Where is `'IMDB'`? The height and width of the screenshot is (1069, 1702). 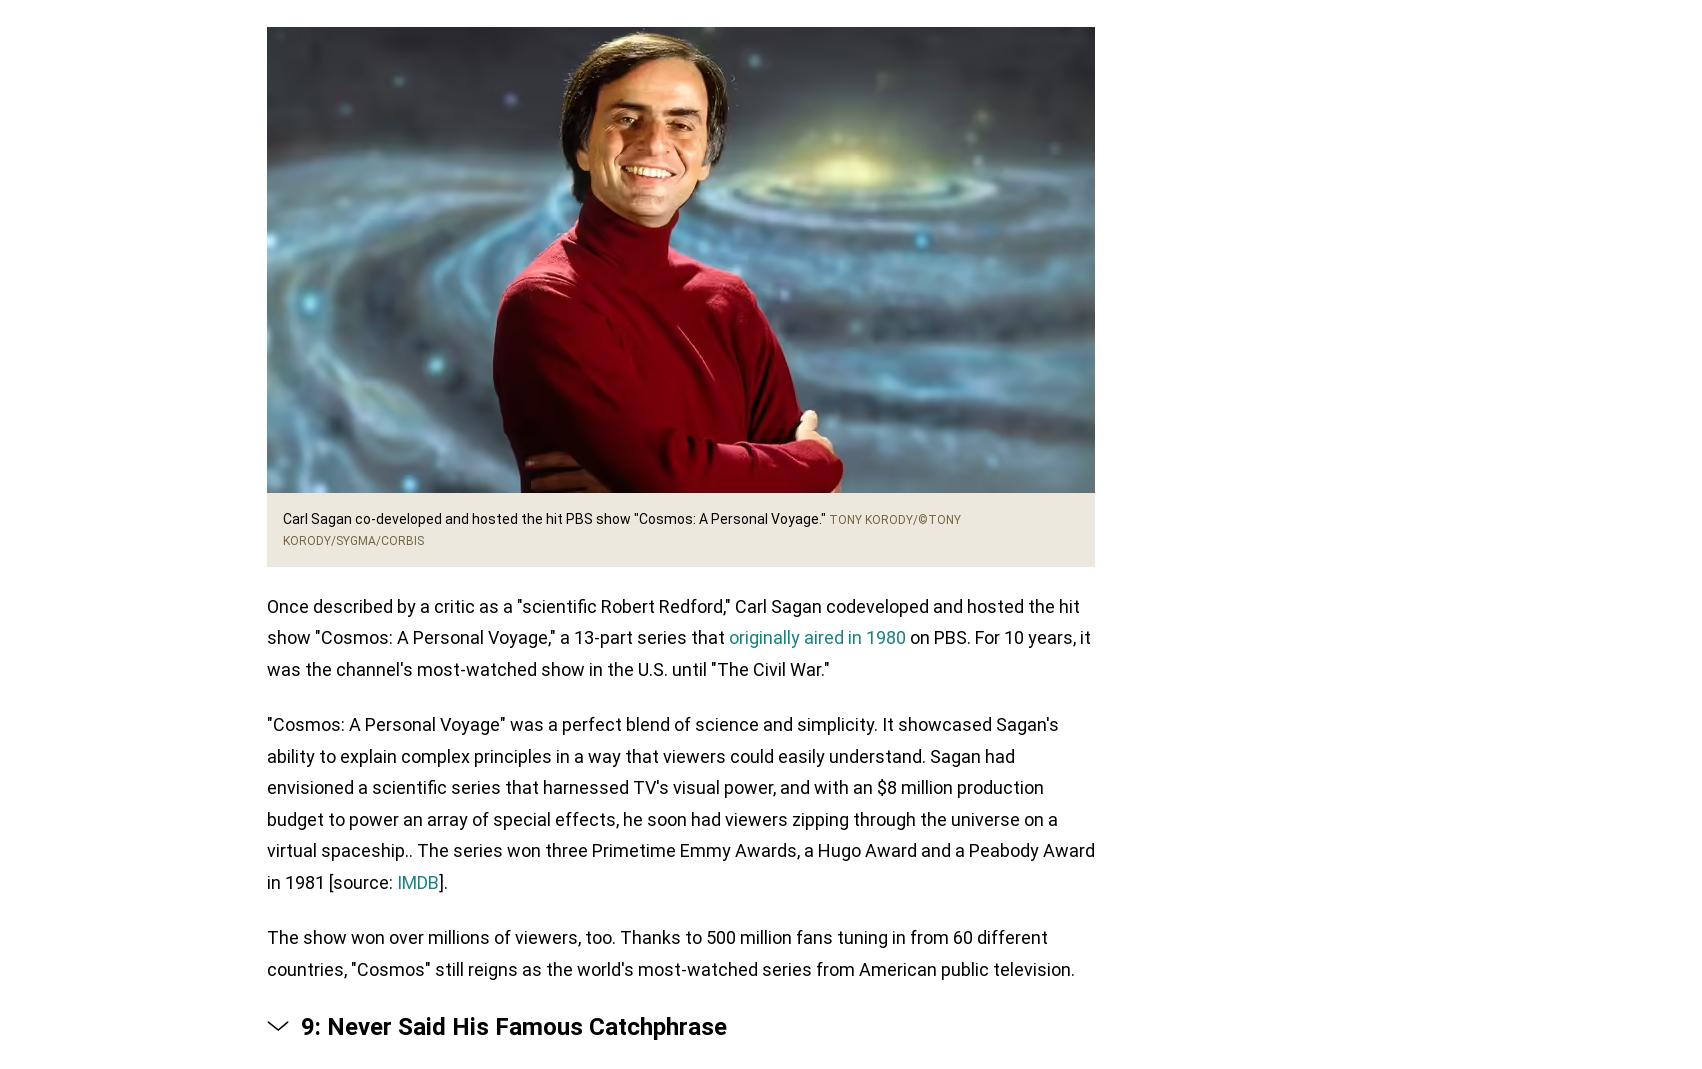
'IMDB' is located at coordinates (397, 880).